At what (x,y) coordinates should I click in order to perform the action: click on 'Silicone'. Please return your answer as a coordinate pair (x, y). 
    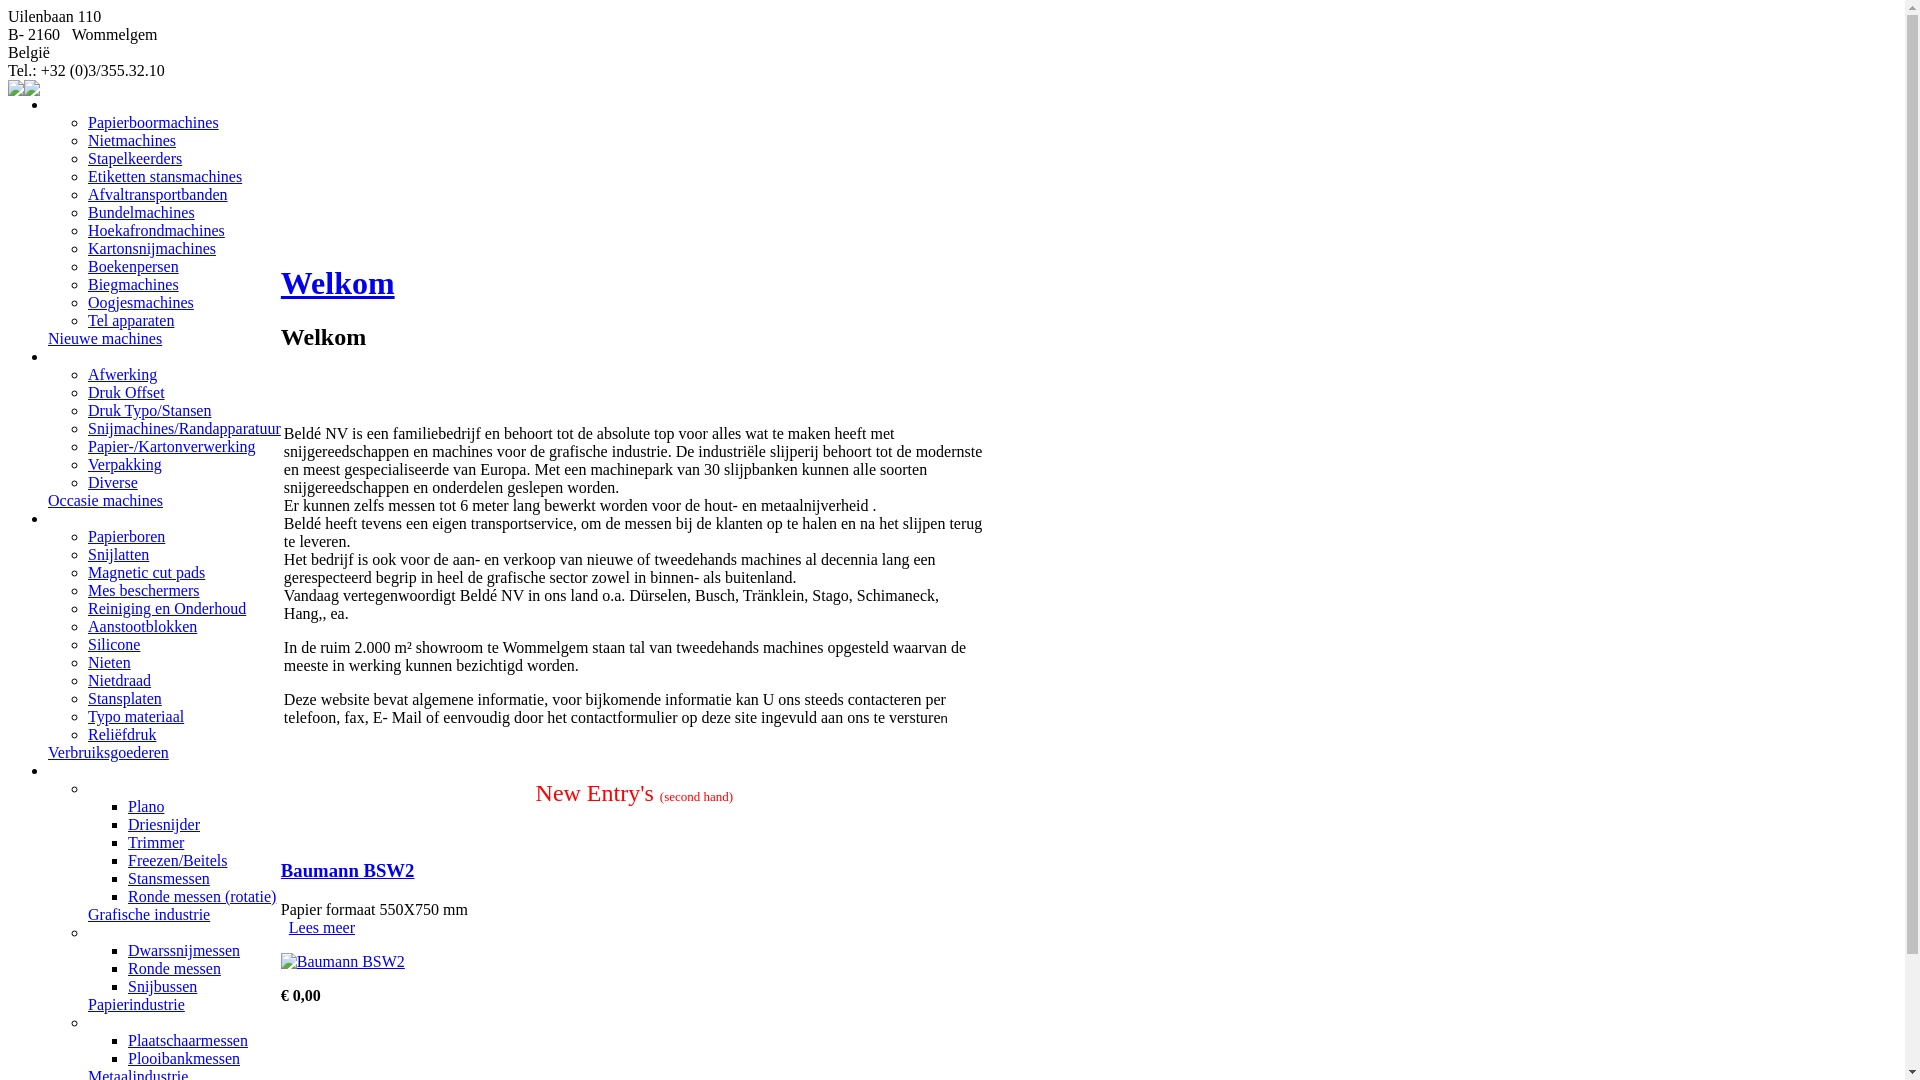
    Looking at the image, I should click on (113, 644).